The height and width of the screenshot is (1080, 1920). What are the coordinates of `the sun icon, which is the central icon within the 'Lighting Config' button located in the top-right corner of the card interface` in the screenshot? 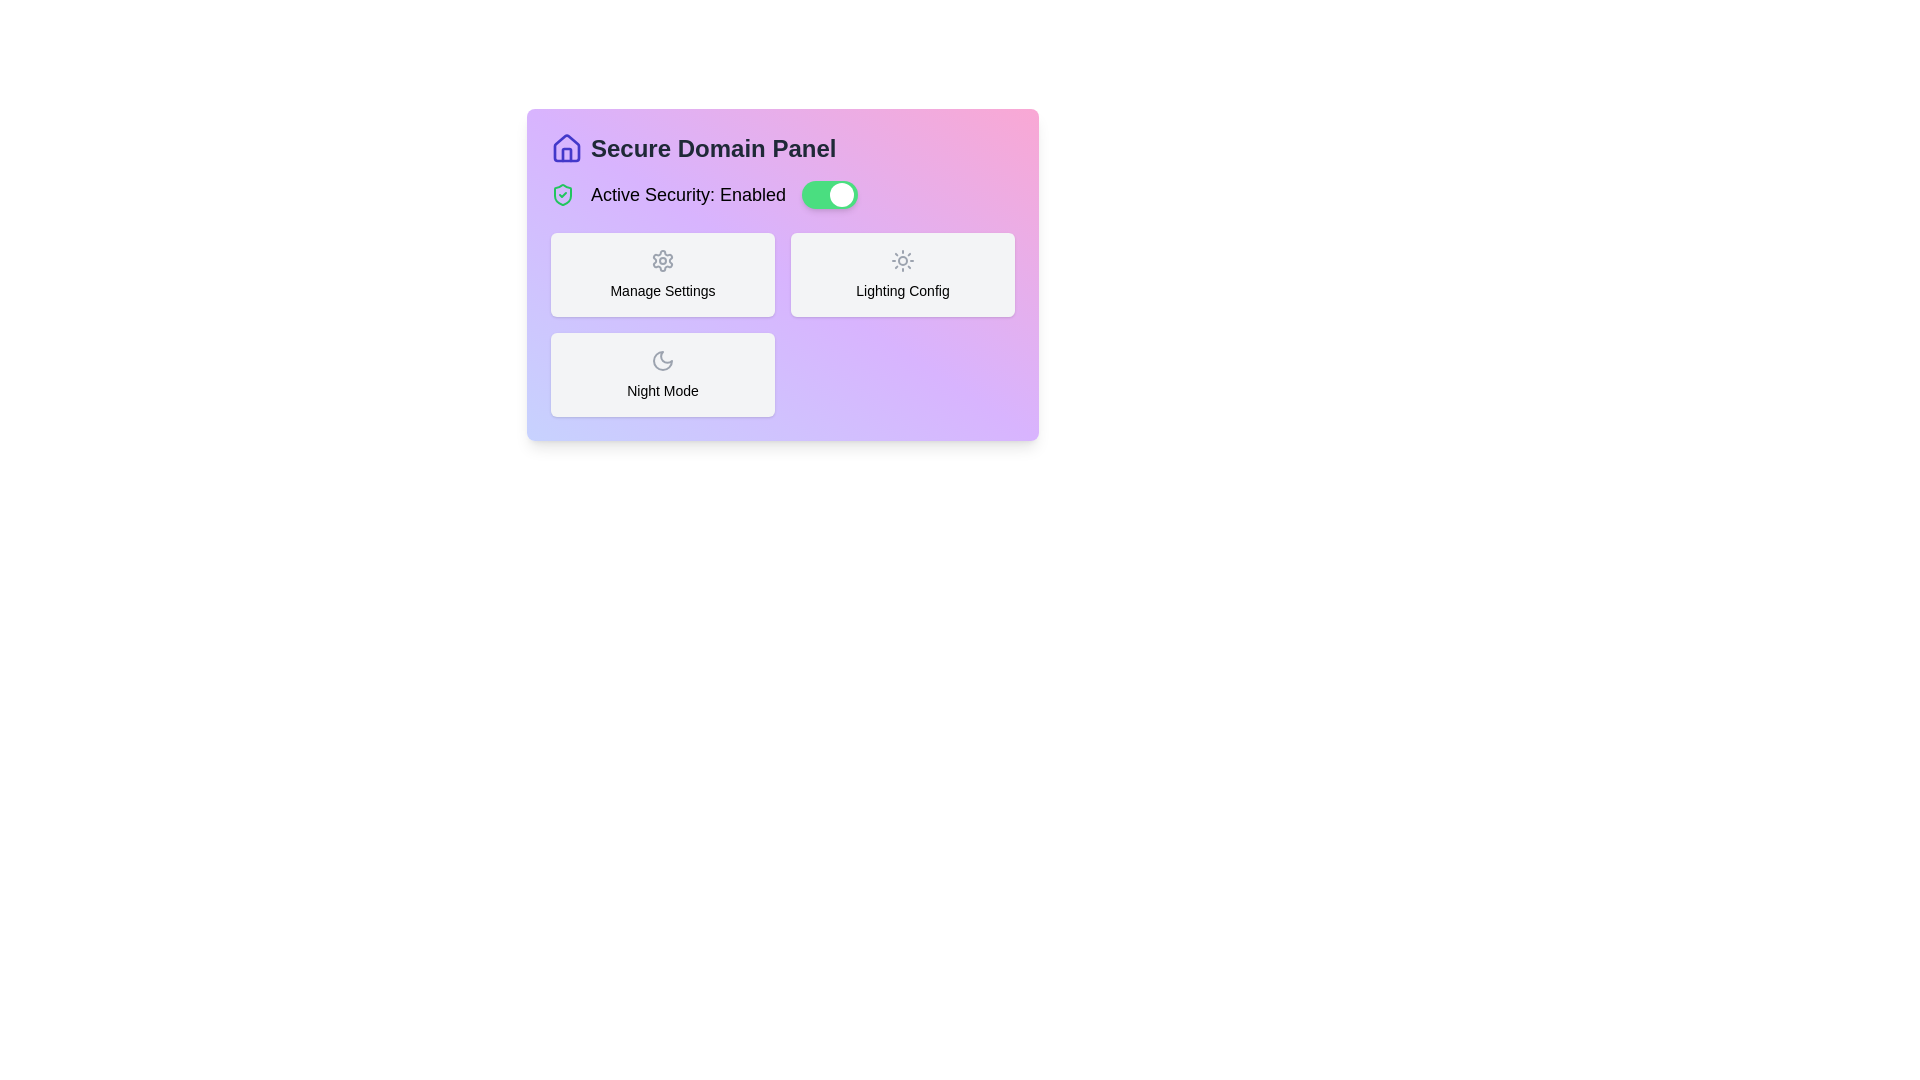 It's located at (901, 260).